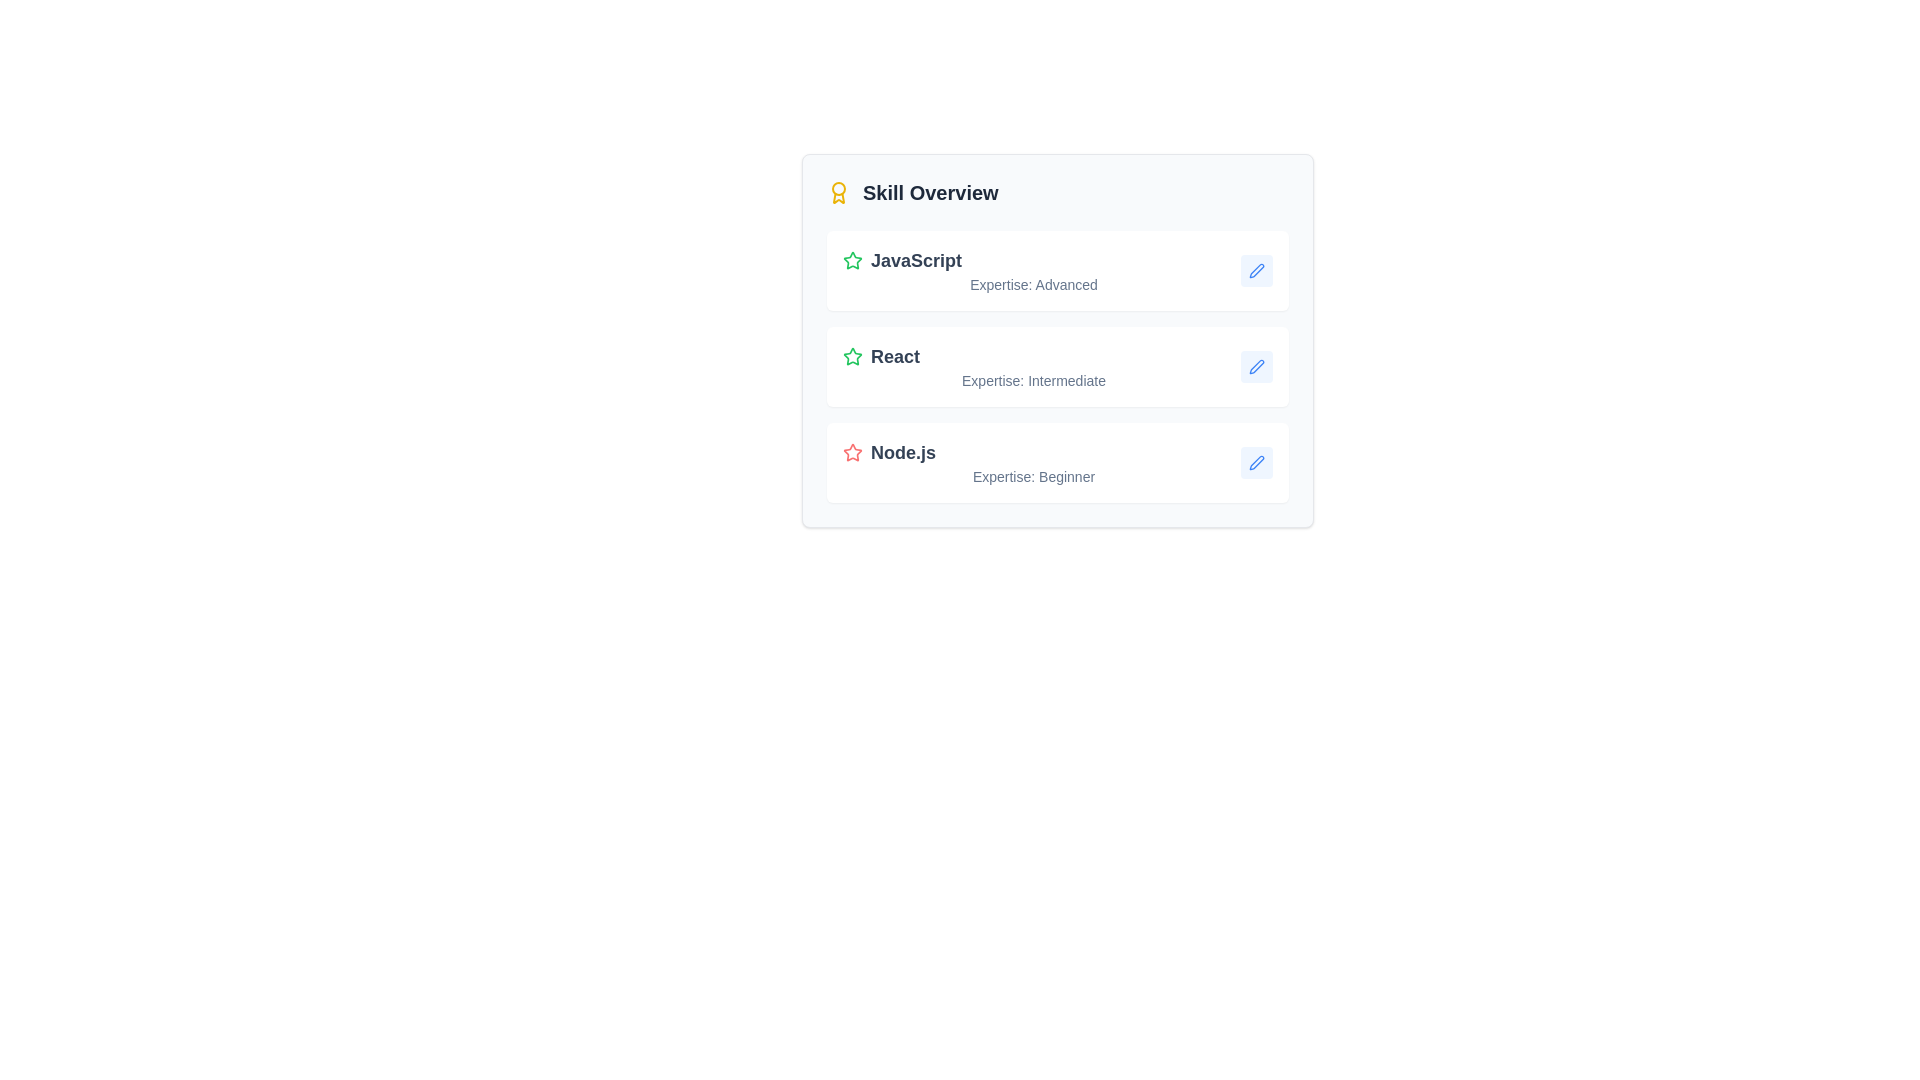 This screenshot has height=1080, width=1920. What do you see at coordinates (1256, 462) in the screenshot?
I see `the edit button located at the rightmost position within the Node.js skill section` at bounding box center [1256, 462].